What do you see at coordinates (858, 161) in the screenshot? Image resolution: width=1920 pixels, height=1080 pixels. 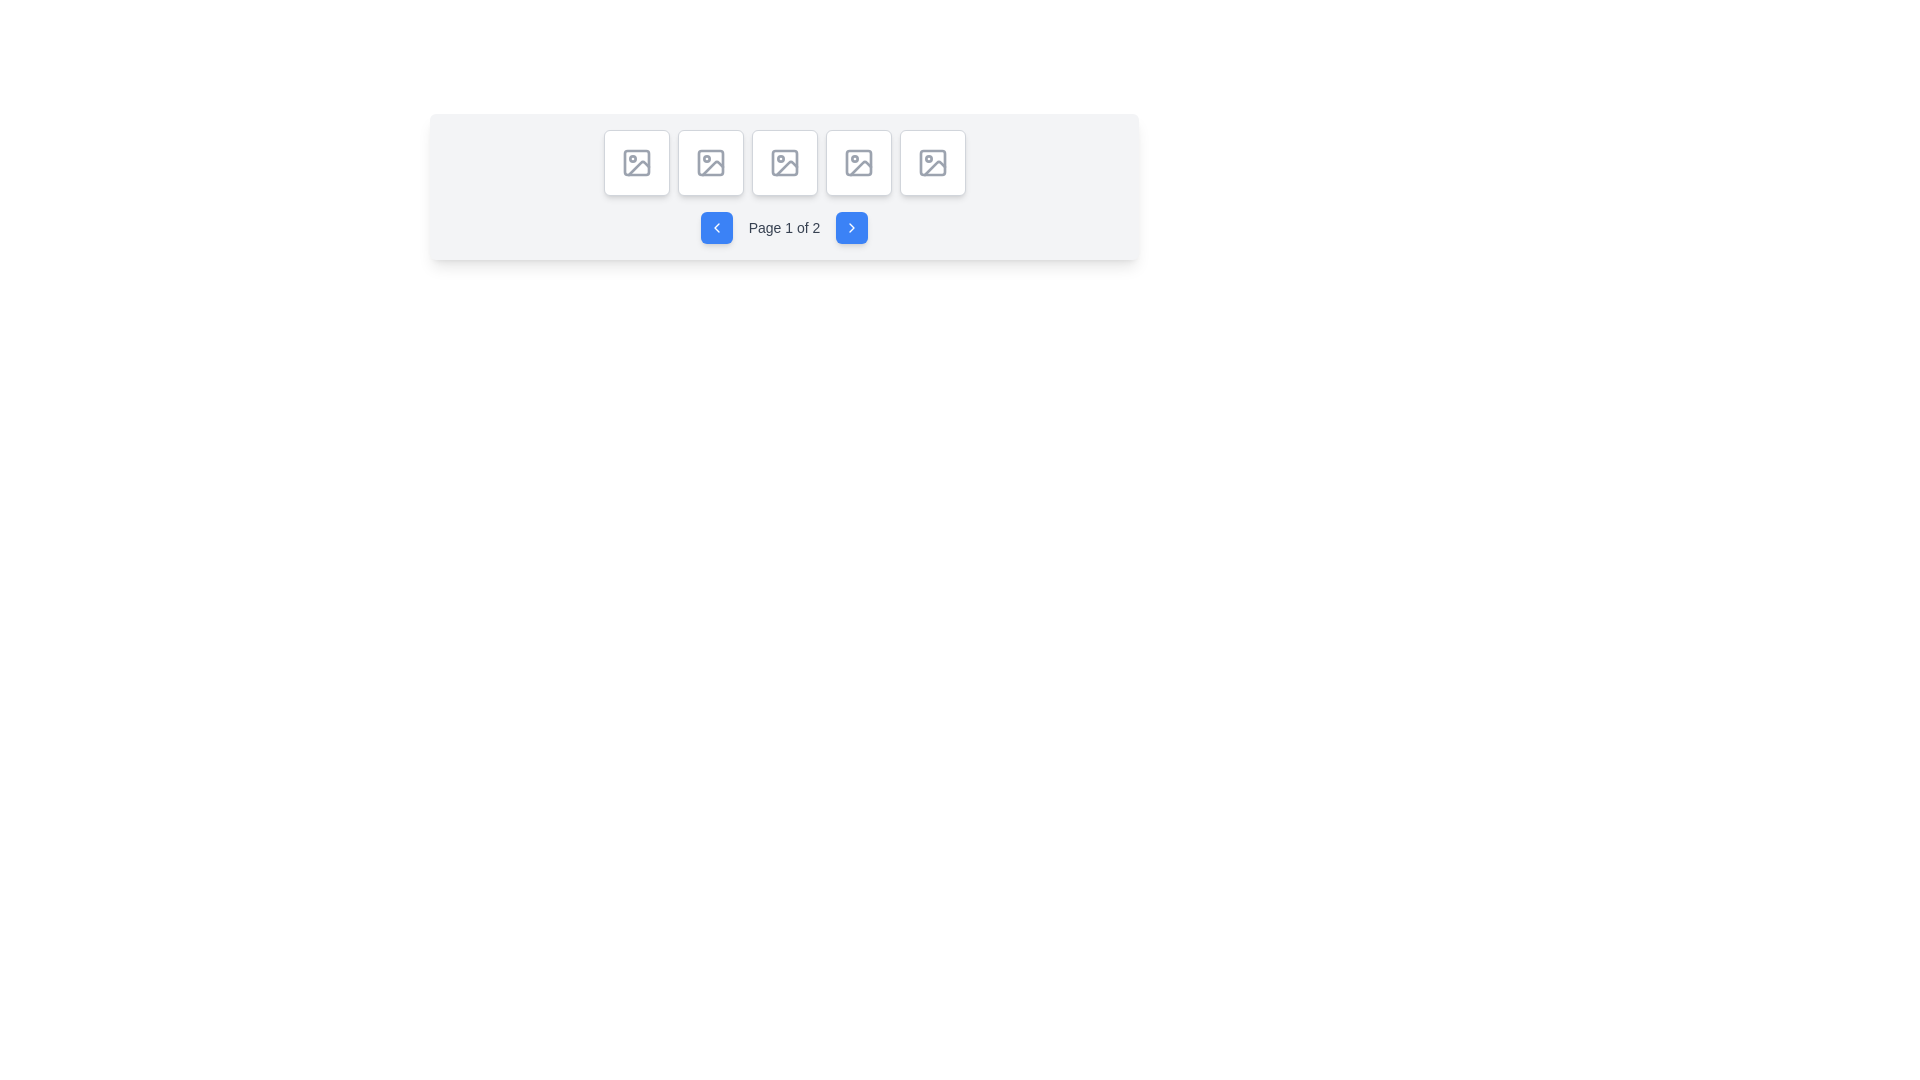 I see `the SVG Icon, which is the fourth button in a horizontal navigation bar of five buttons` at bounding box center [858, 161].